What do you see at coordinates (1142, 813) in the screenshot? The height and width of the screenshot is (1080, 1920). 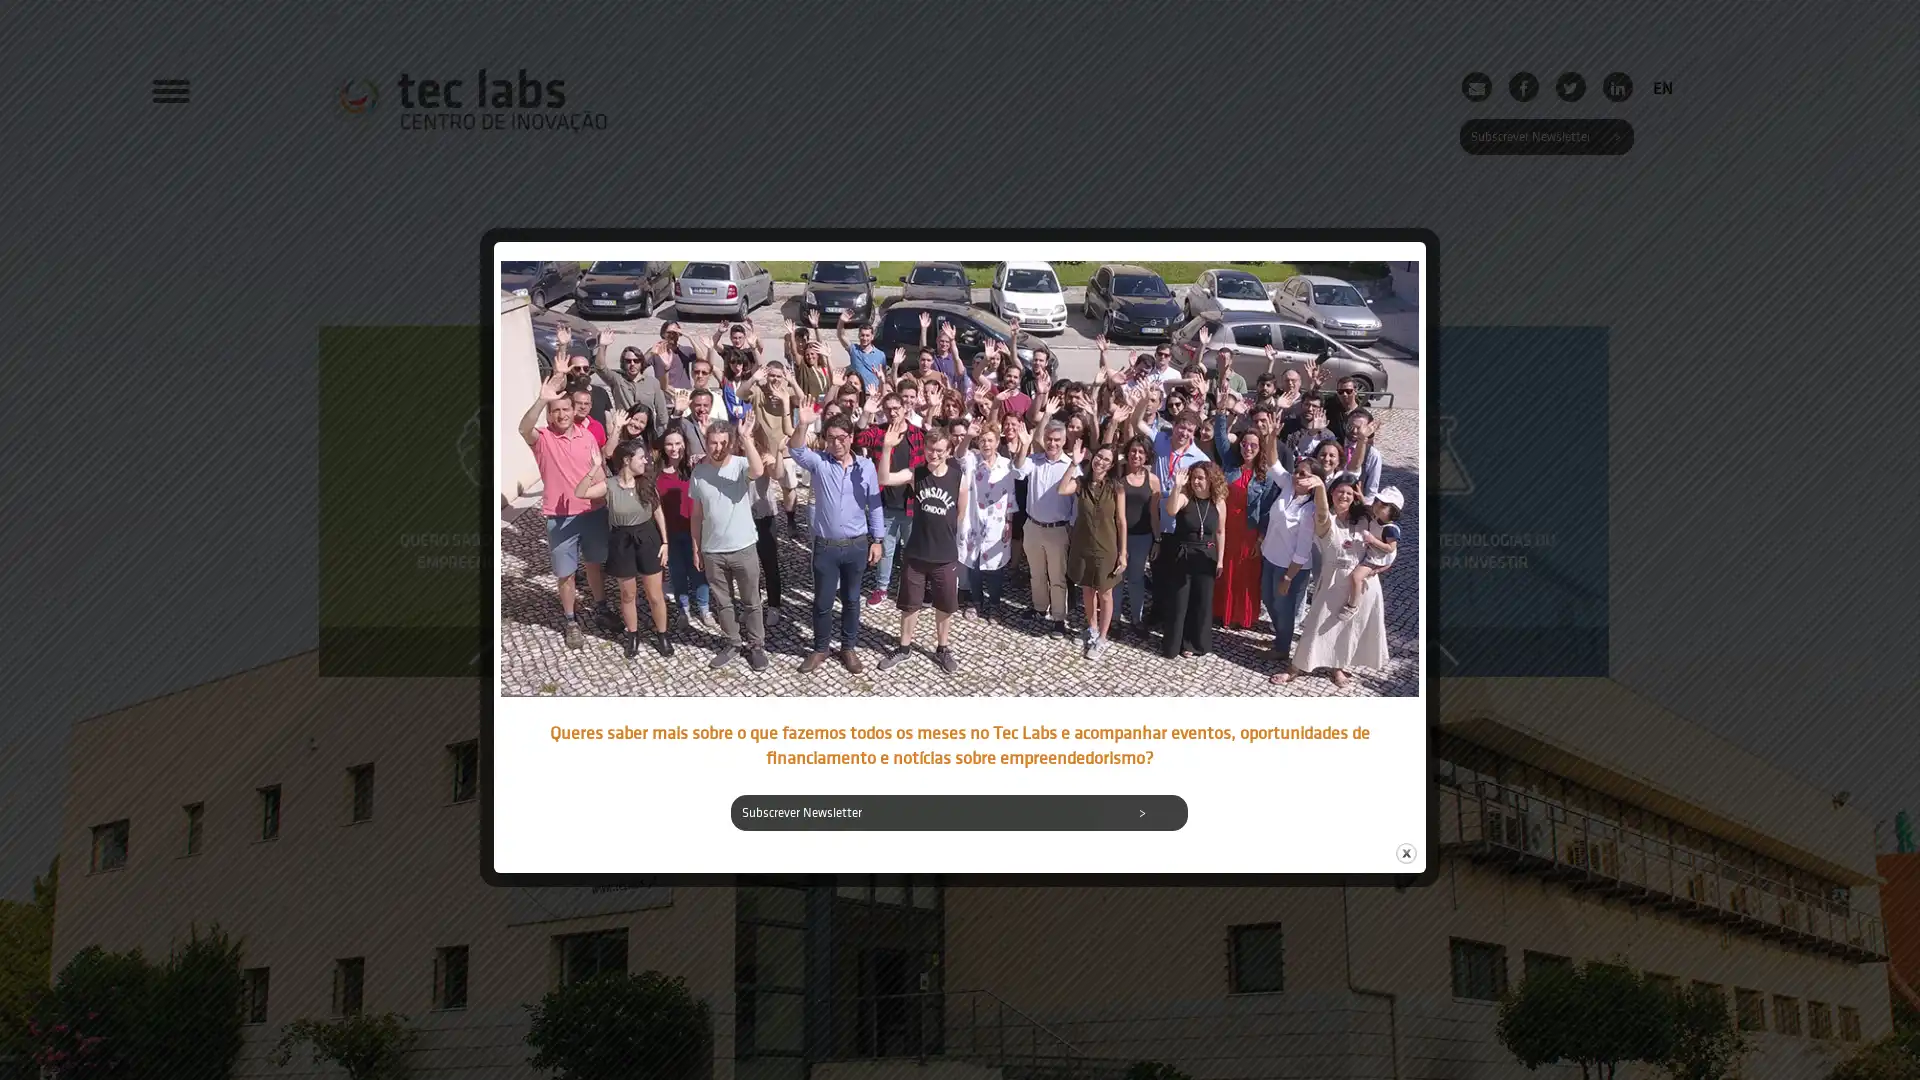 I see `>` at bounding box center [1142, 813].